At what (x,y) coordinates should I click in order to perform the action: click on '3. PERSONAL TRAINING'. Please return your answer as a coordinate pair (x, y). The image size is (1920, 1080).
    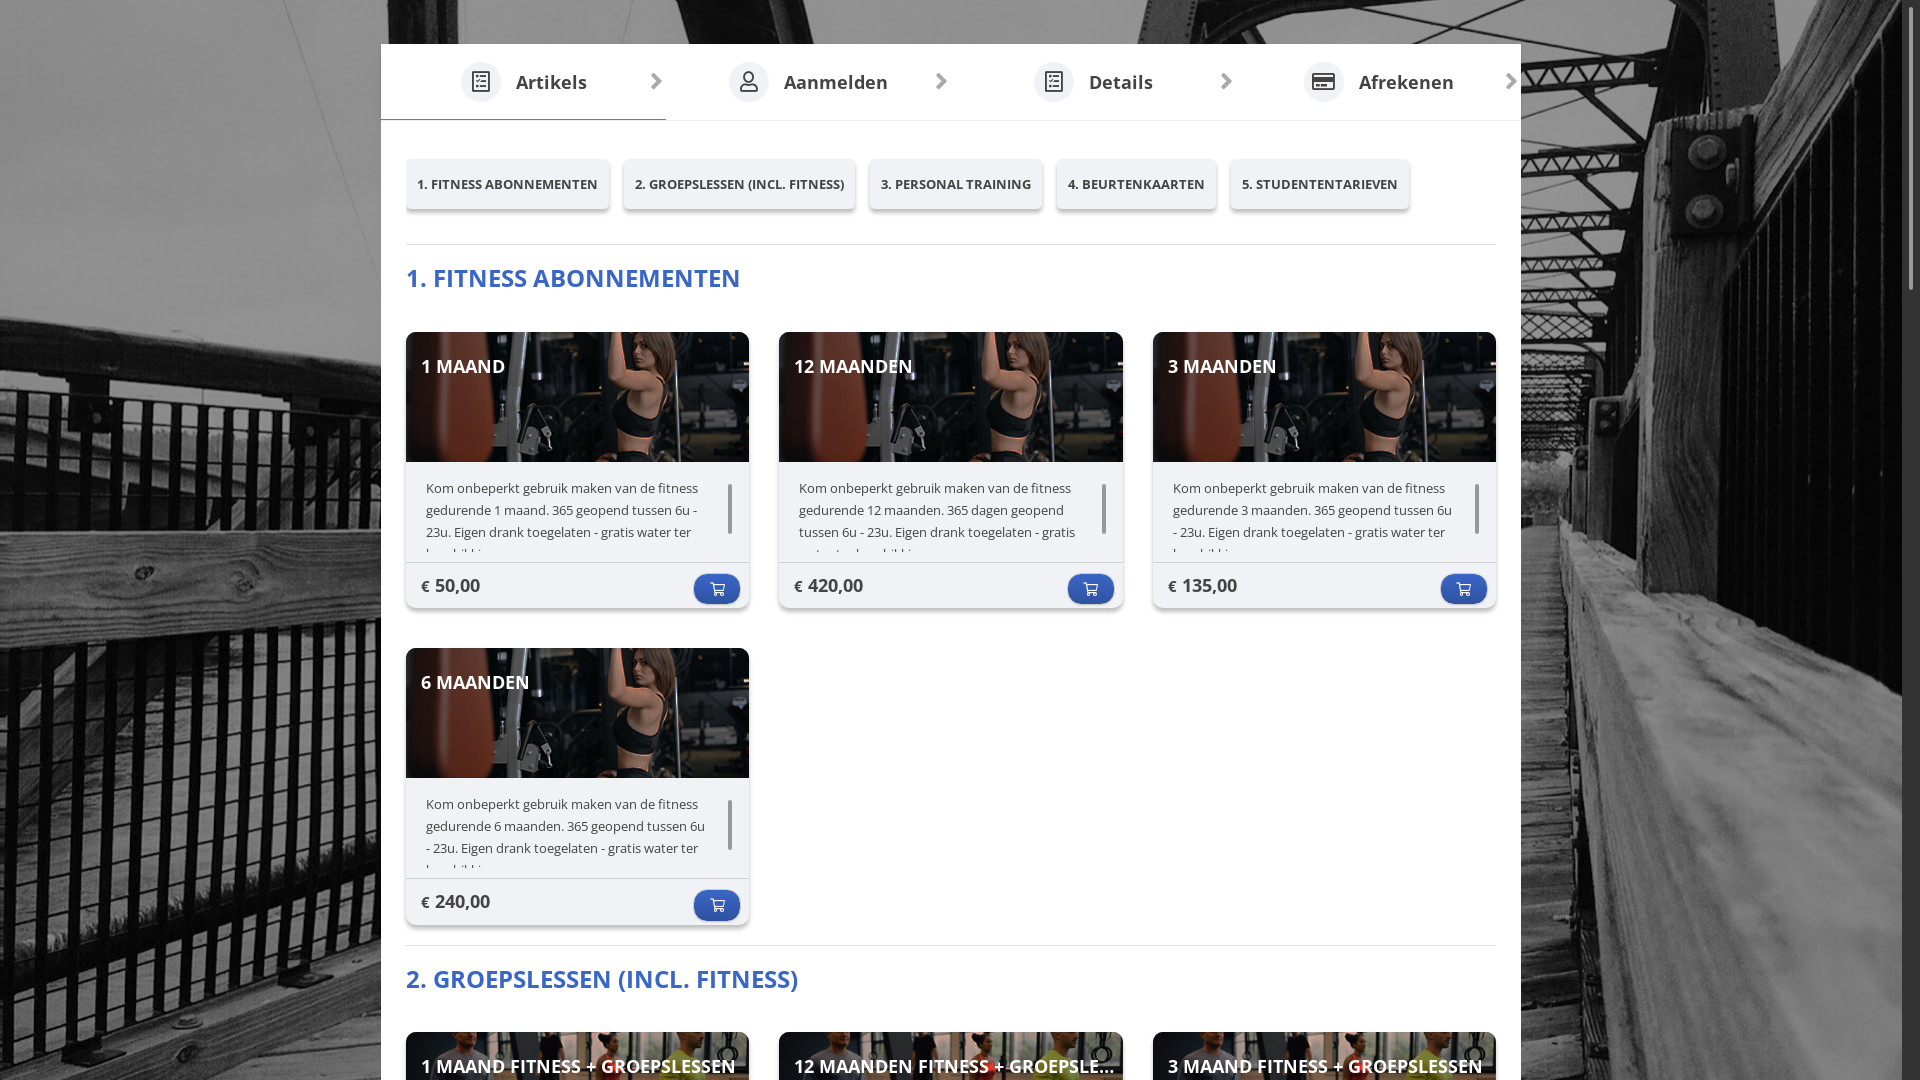
    Looking at the image, I should click on (954, 184).